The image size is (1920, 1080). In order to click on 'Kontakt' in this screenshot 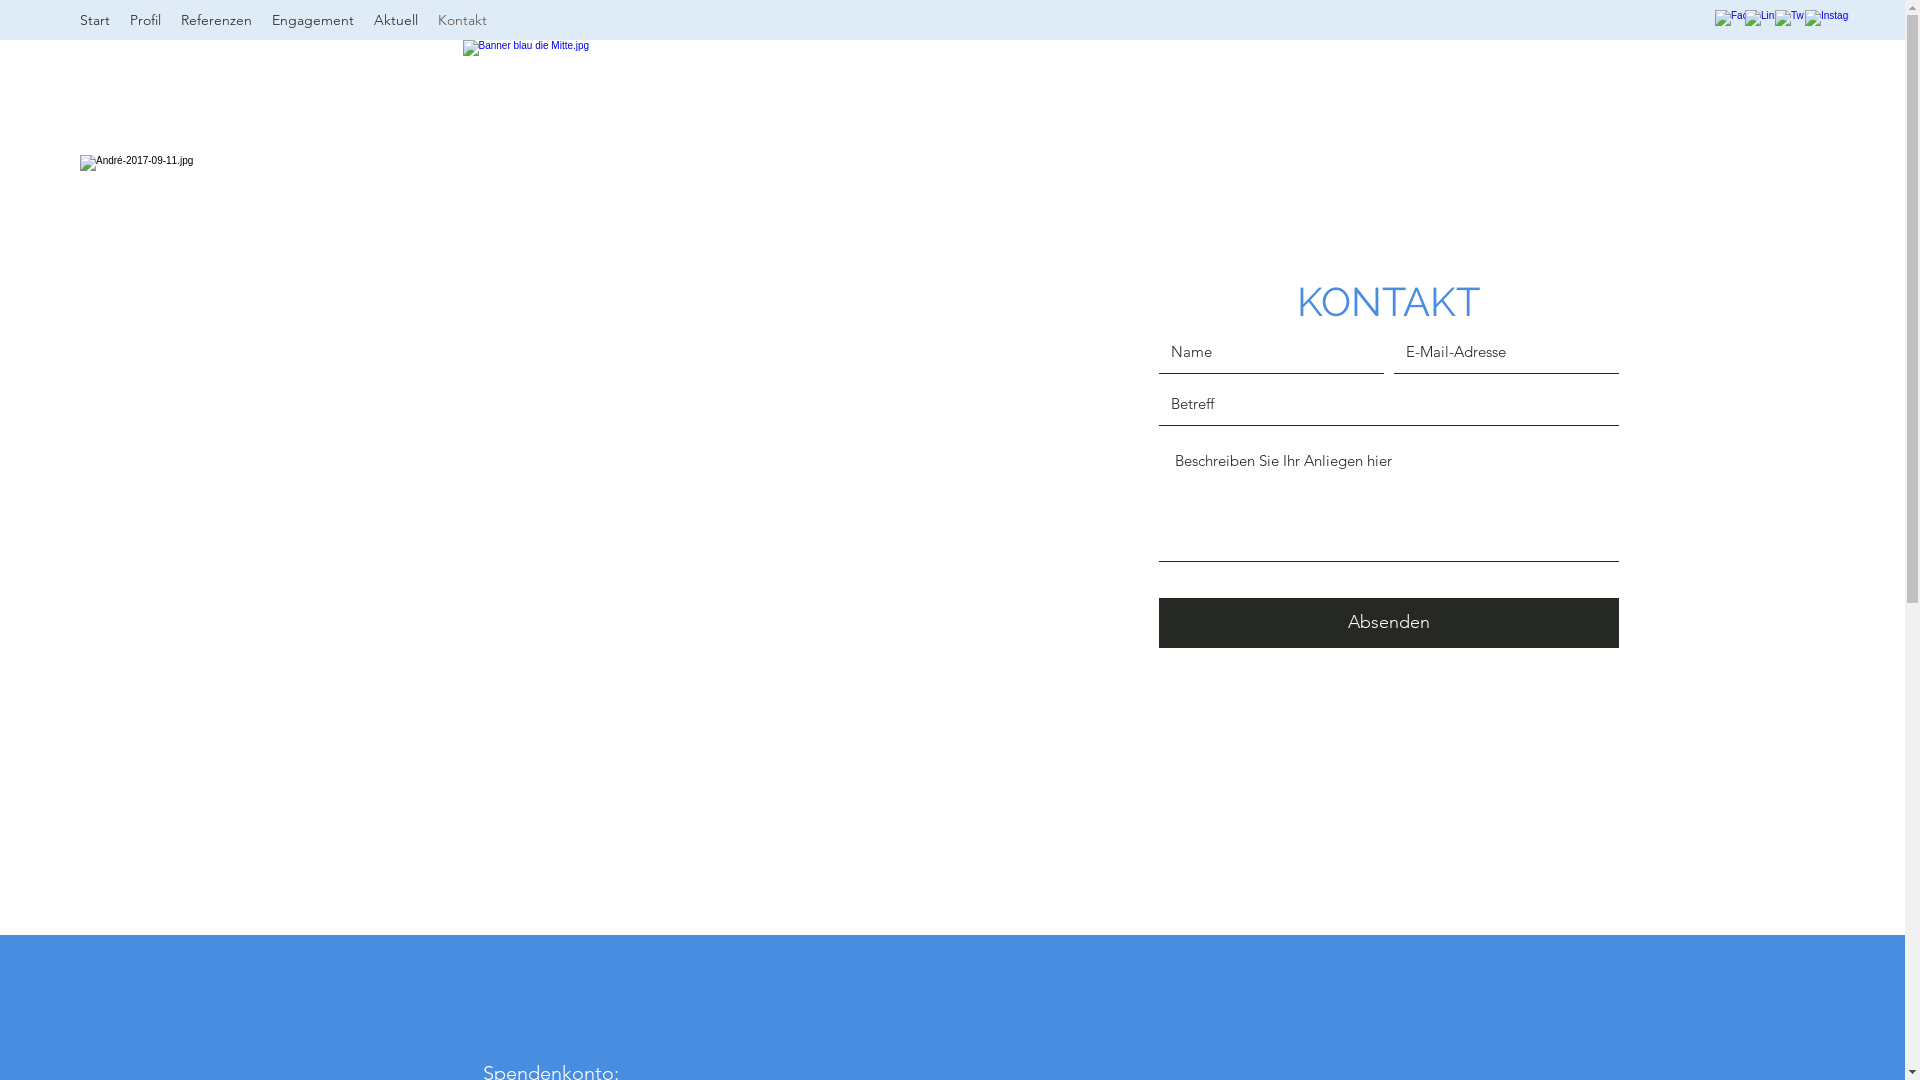, I will do `click(461, 19)`.